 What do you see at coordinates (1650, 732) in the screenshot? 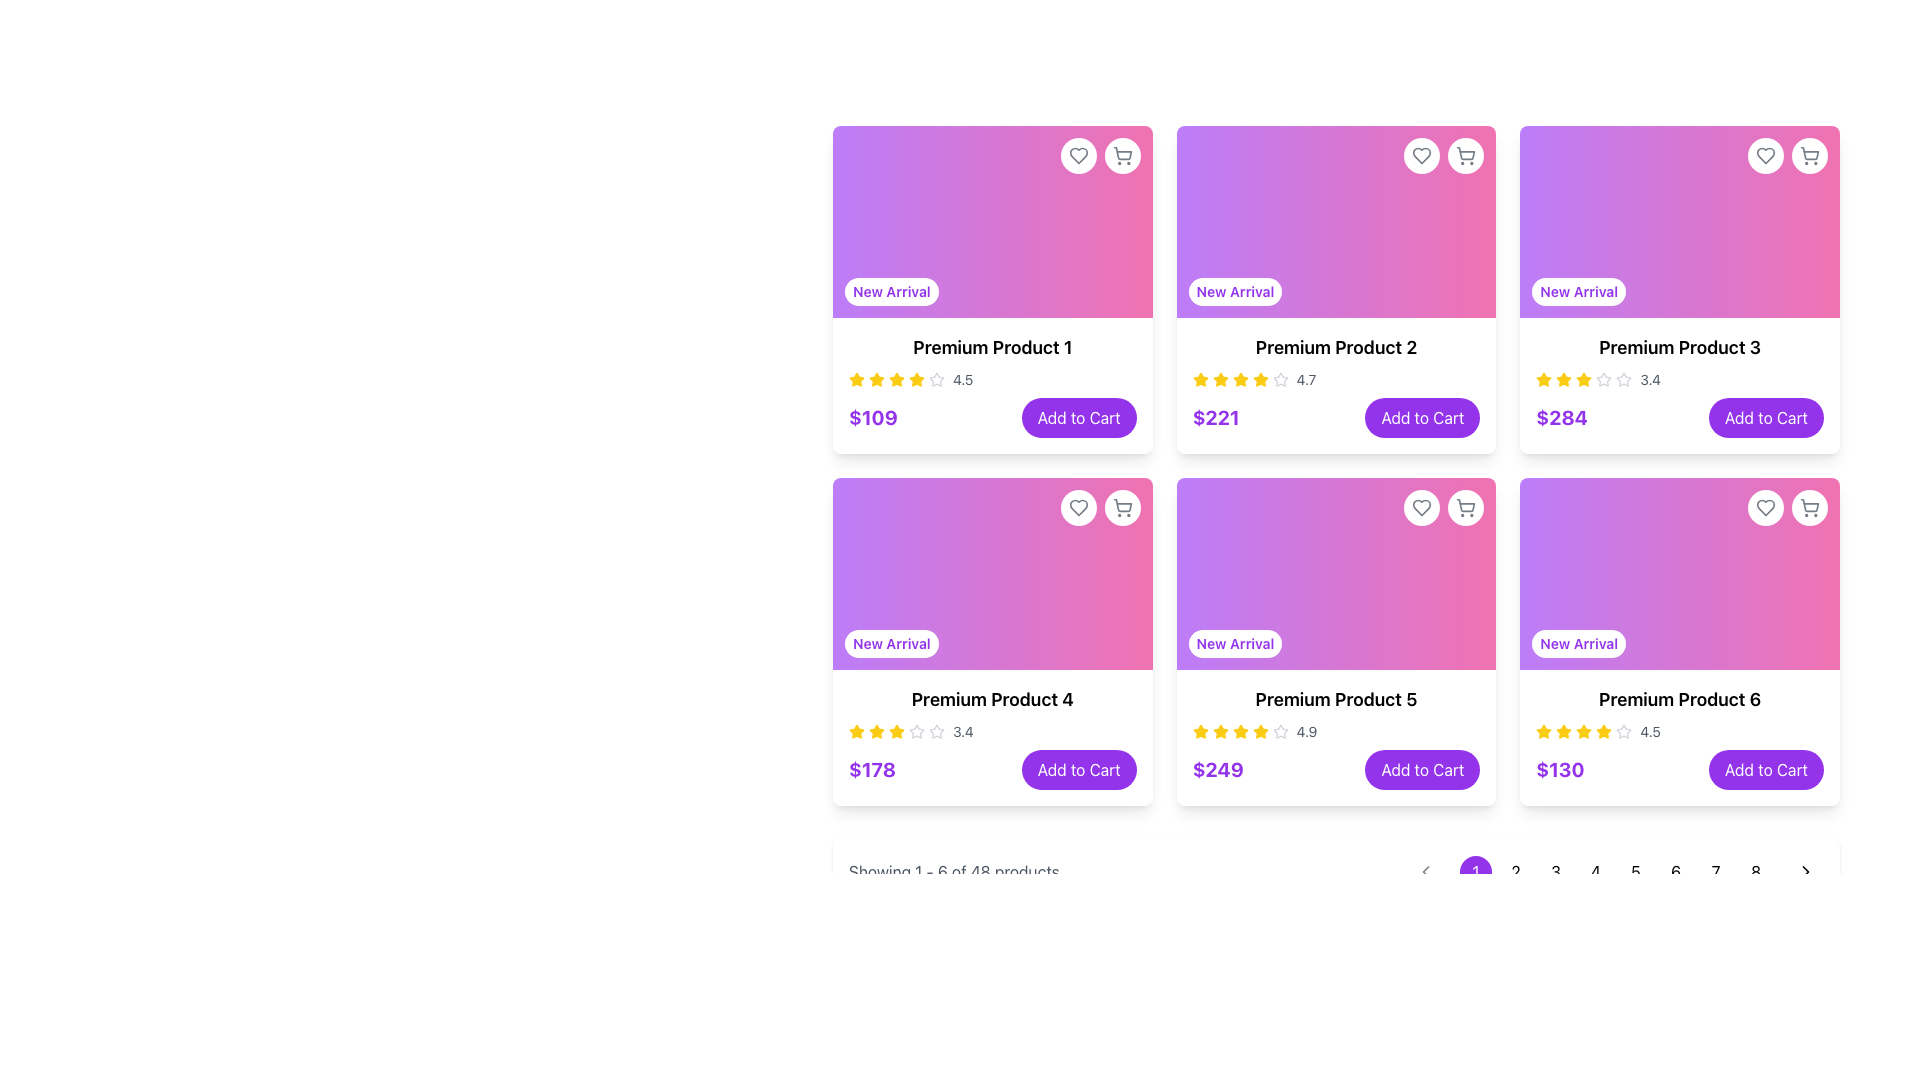
I see `text label displaying '4.5', styled in gray color, located to the right of the yellow star icons in the 'Premium Product 6' card` at bounding box center [1650, 732].